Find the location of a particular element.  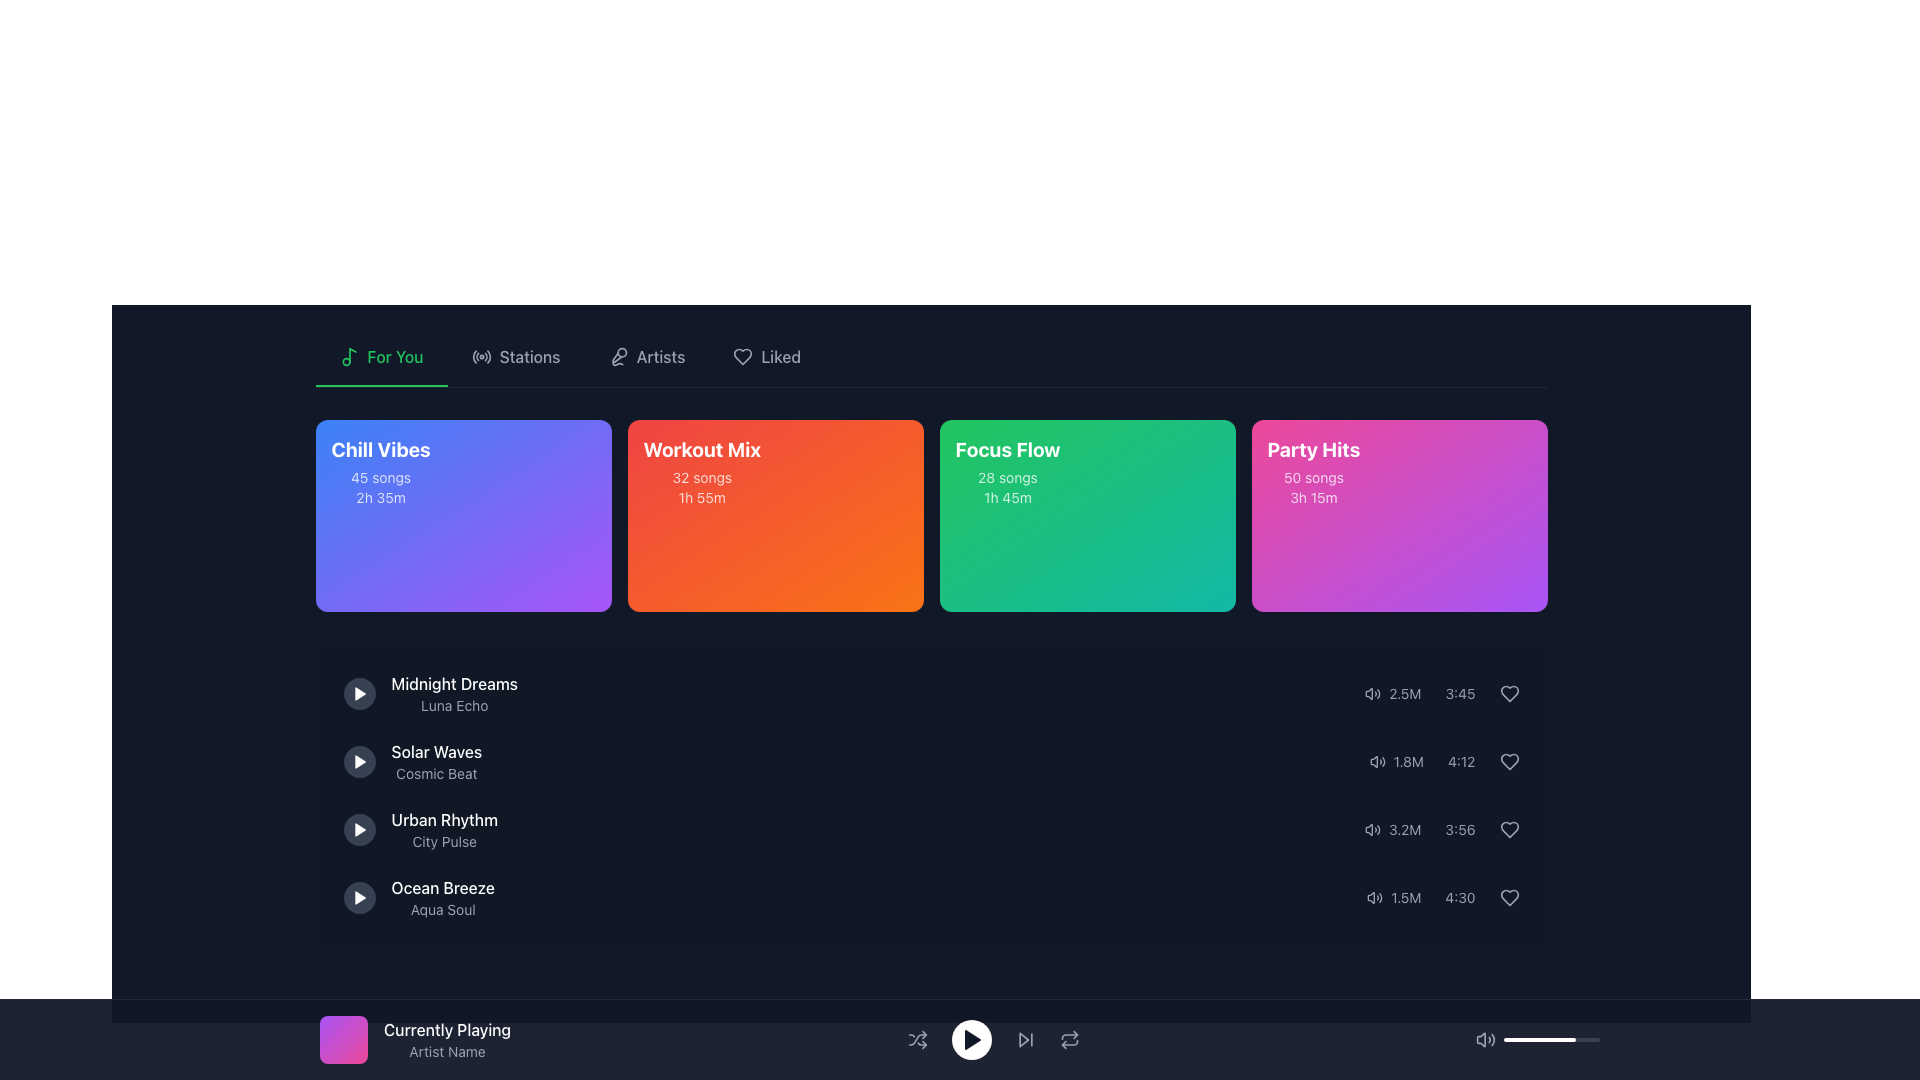

the volume is located at coordinates (1515, 1039).